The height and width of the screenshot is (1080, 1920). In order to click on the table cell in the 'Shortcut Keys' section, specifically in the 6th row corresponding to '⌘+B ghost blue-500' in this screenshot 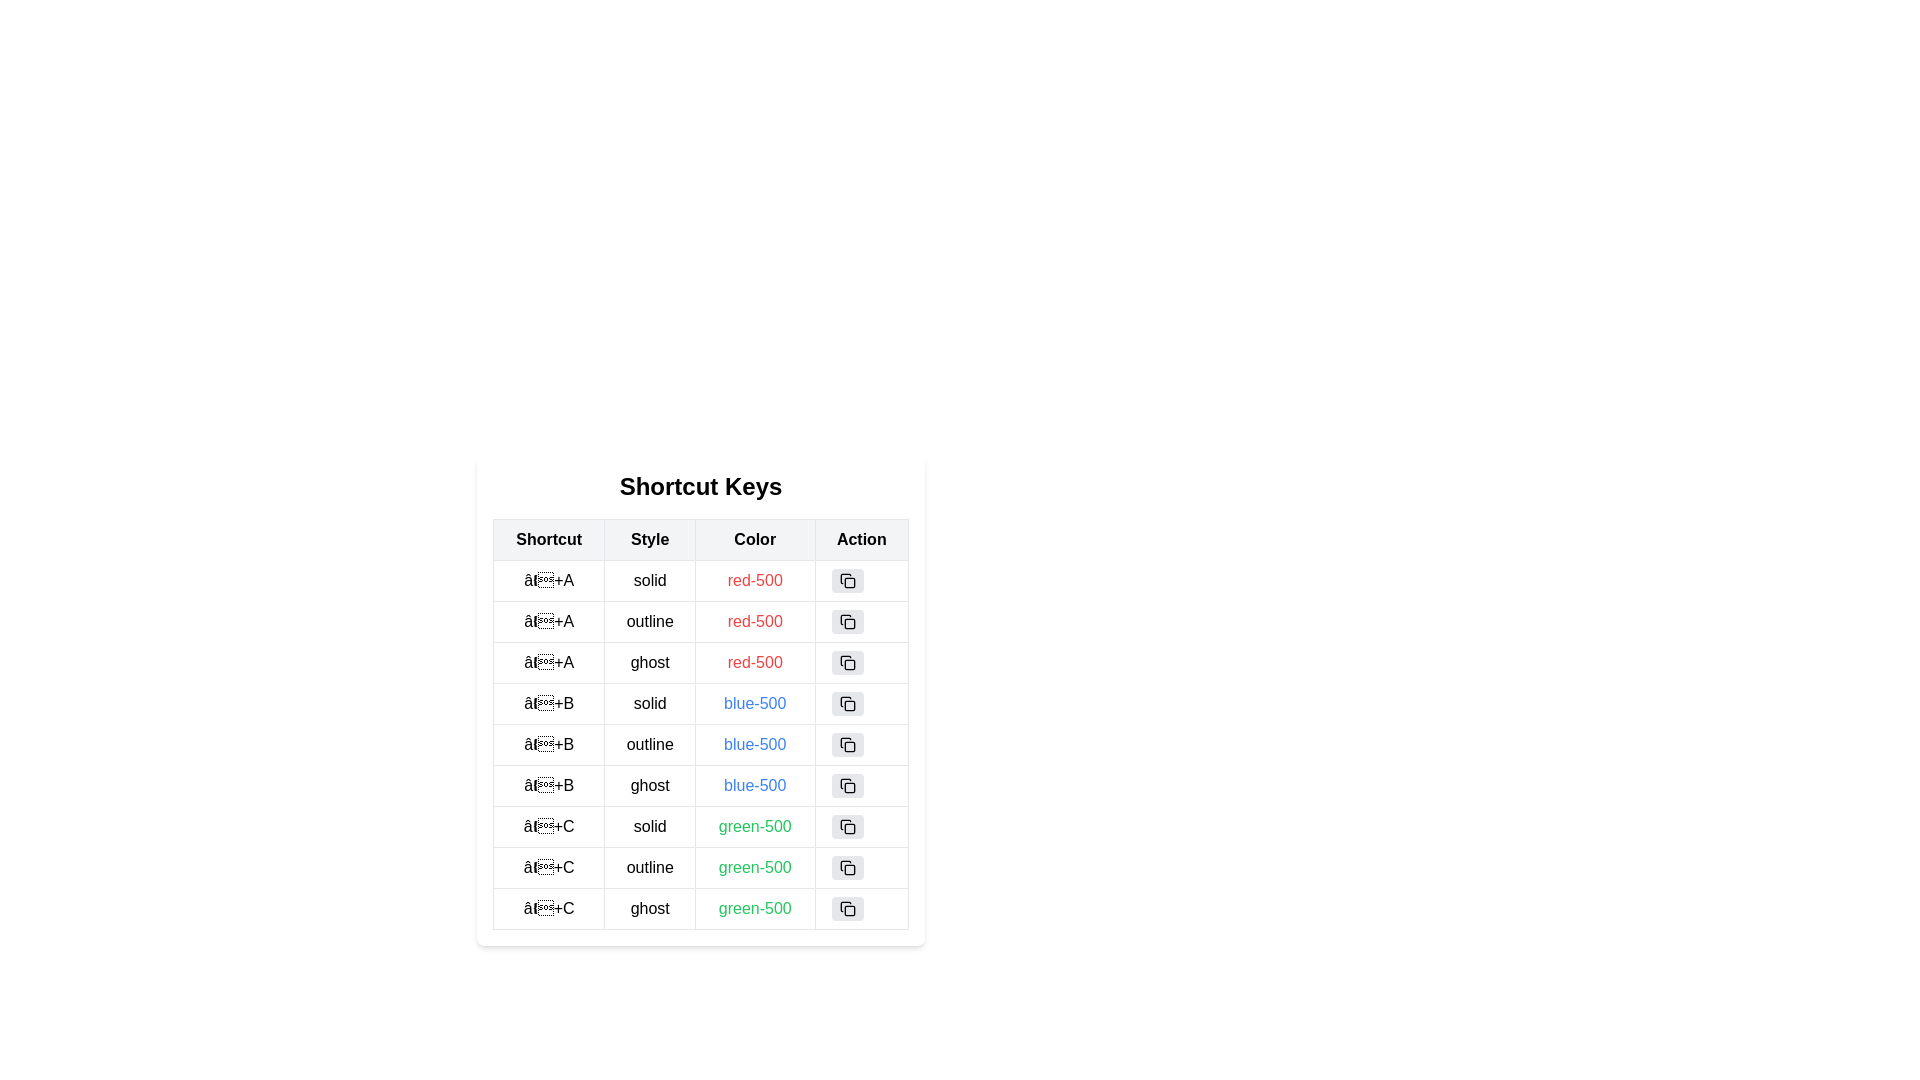, I will do `click(700, 785)`.